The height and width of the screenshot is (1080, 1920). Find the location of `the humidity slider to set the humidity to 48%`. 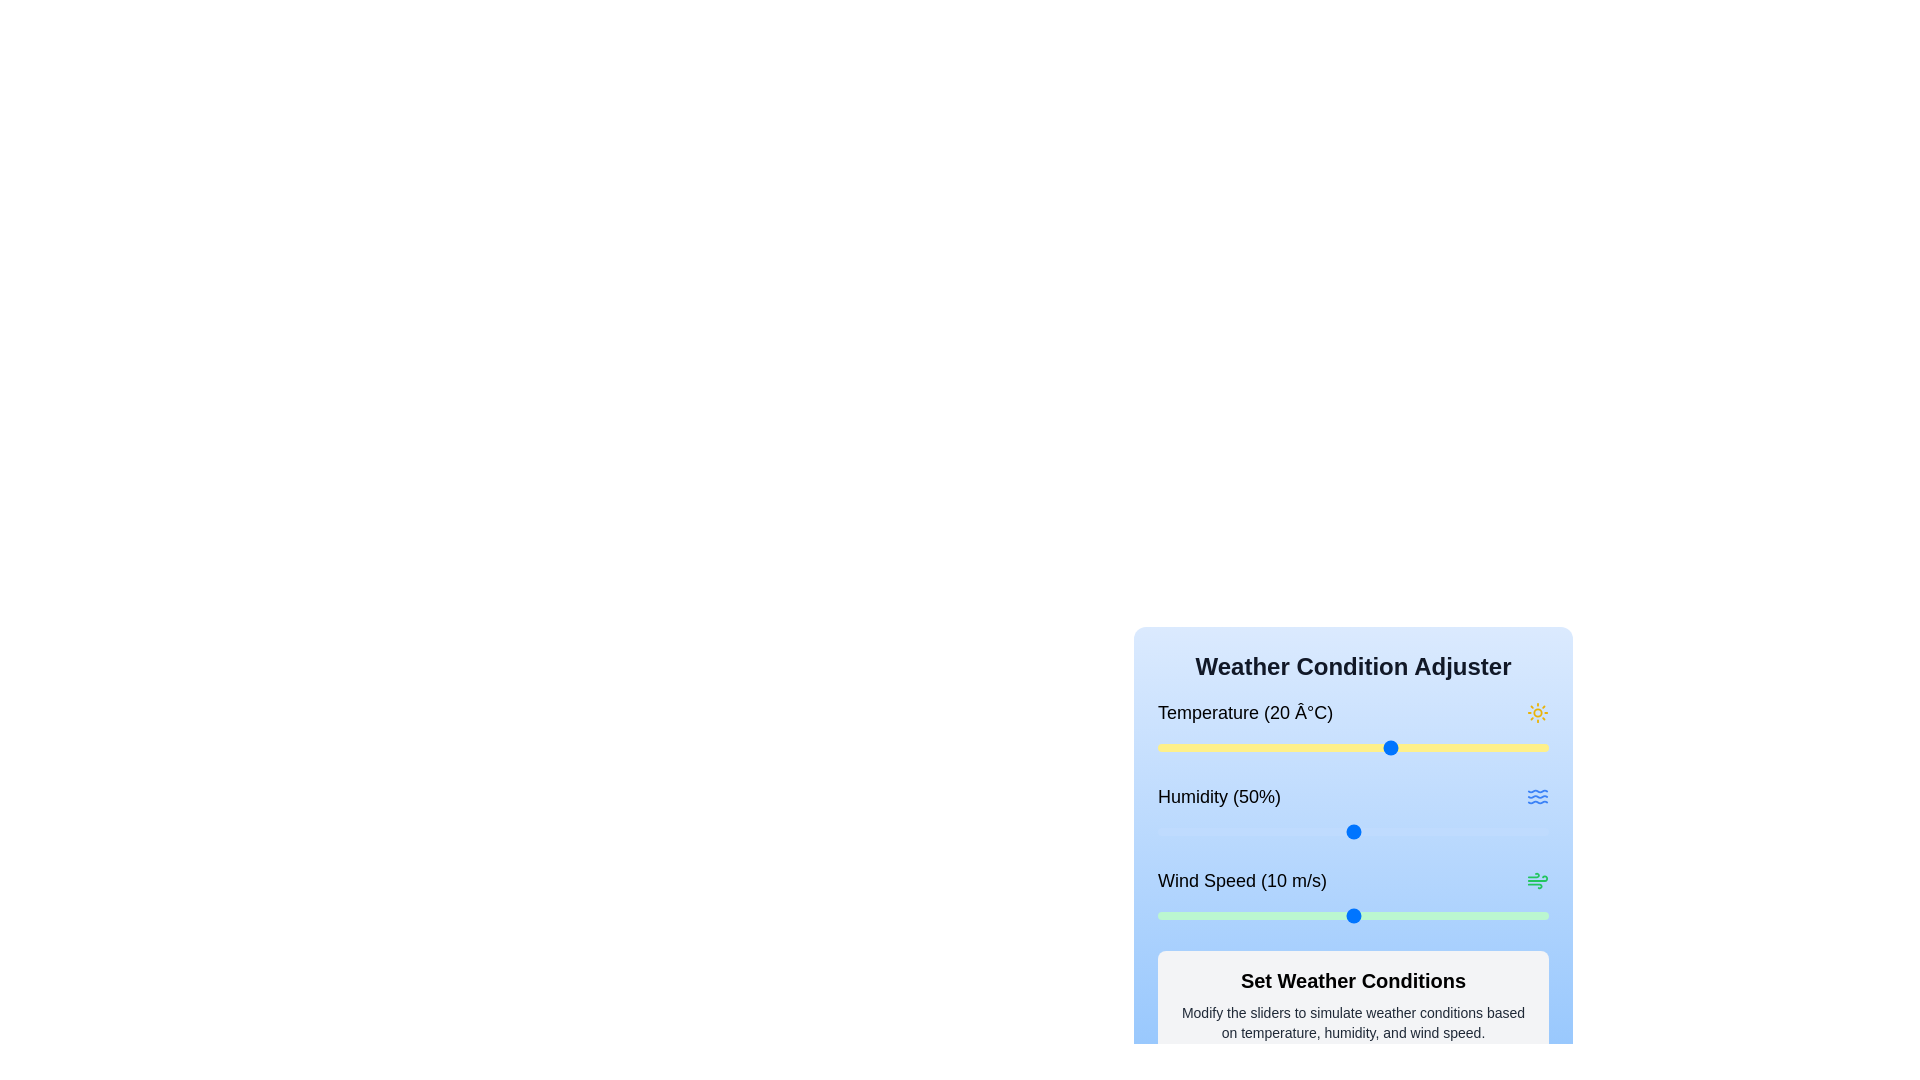

the humidity slider to set the humidity to 48% is located at coordinates (1345, 832).